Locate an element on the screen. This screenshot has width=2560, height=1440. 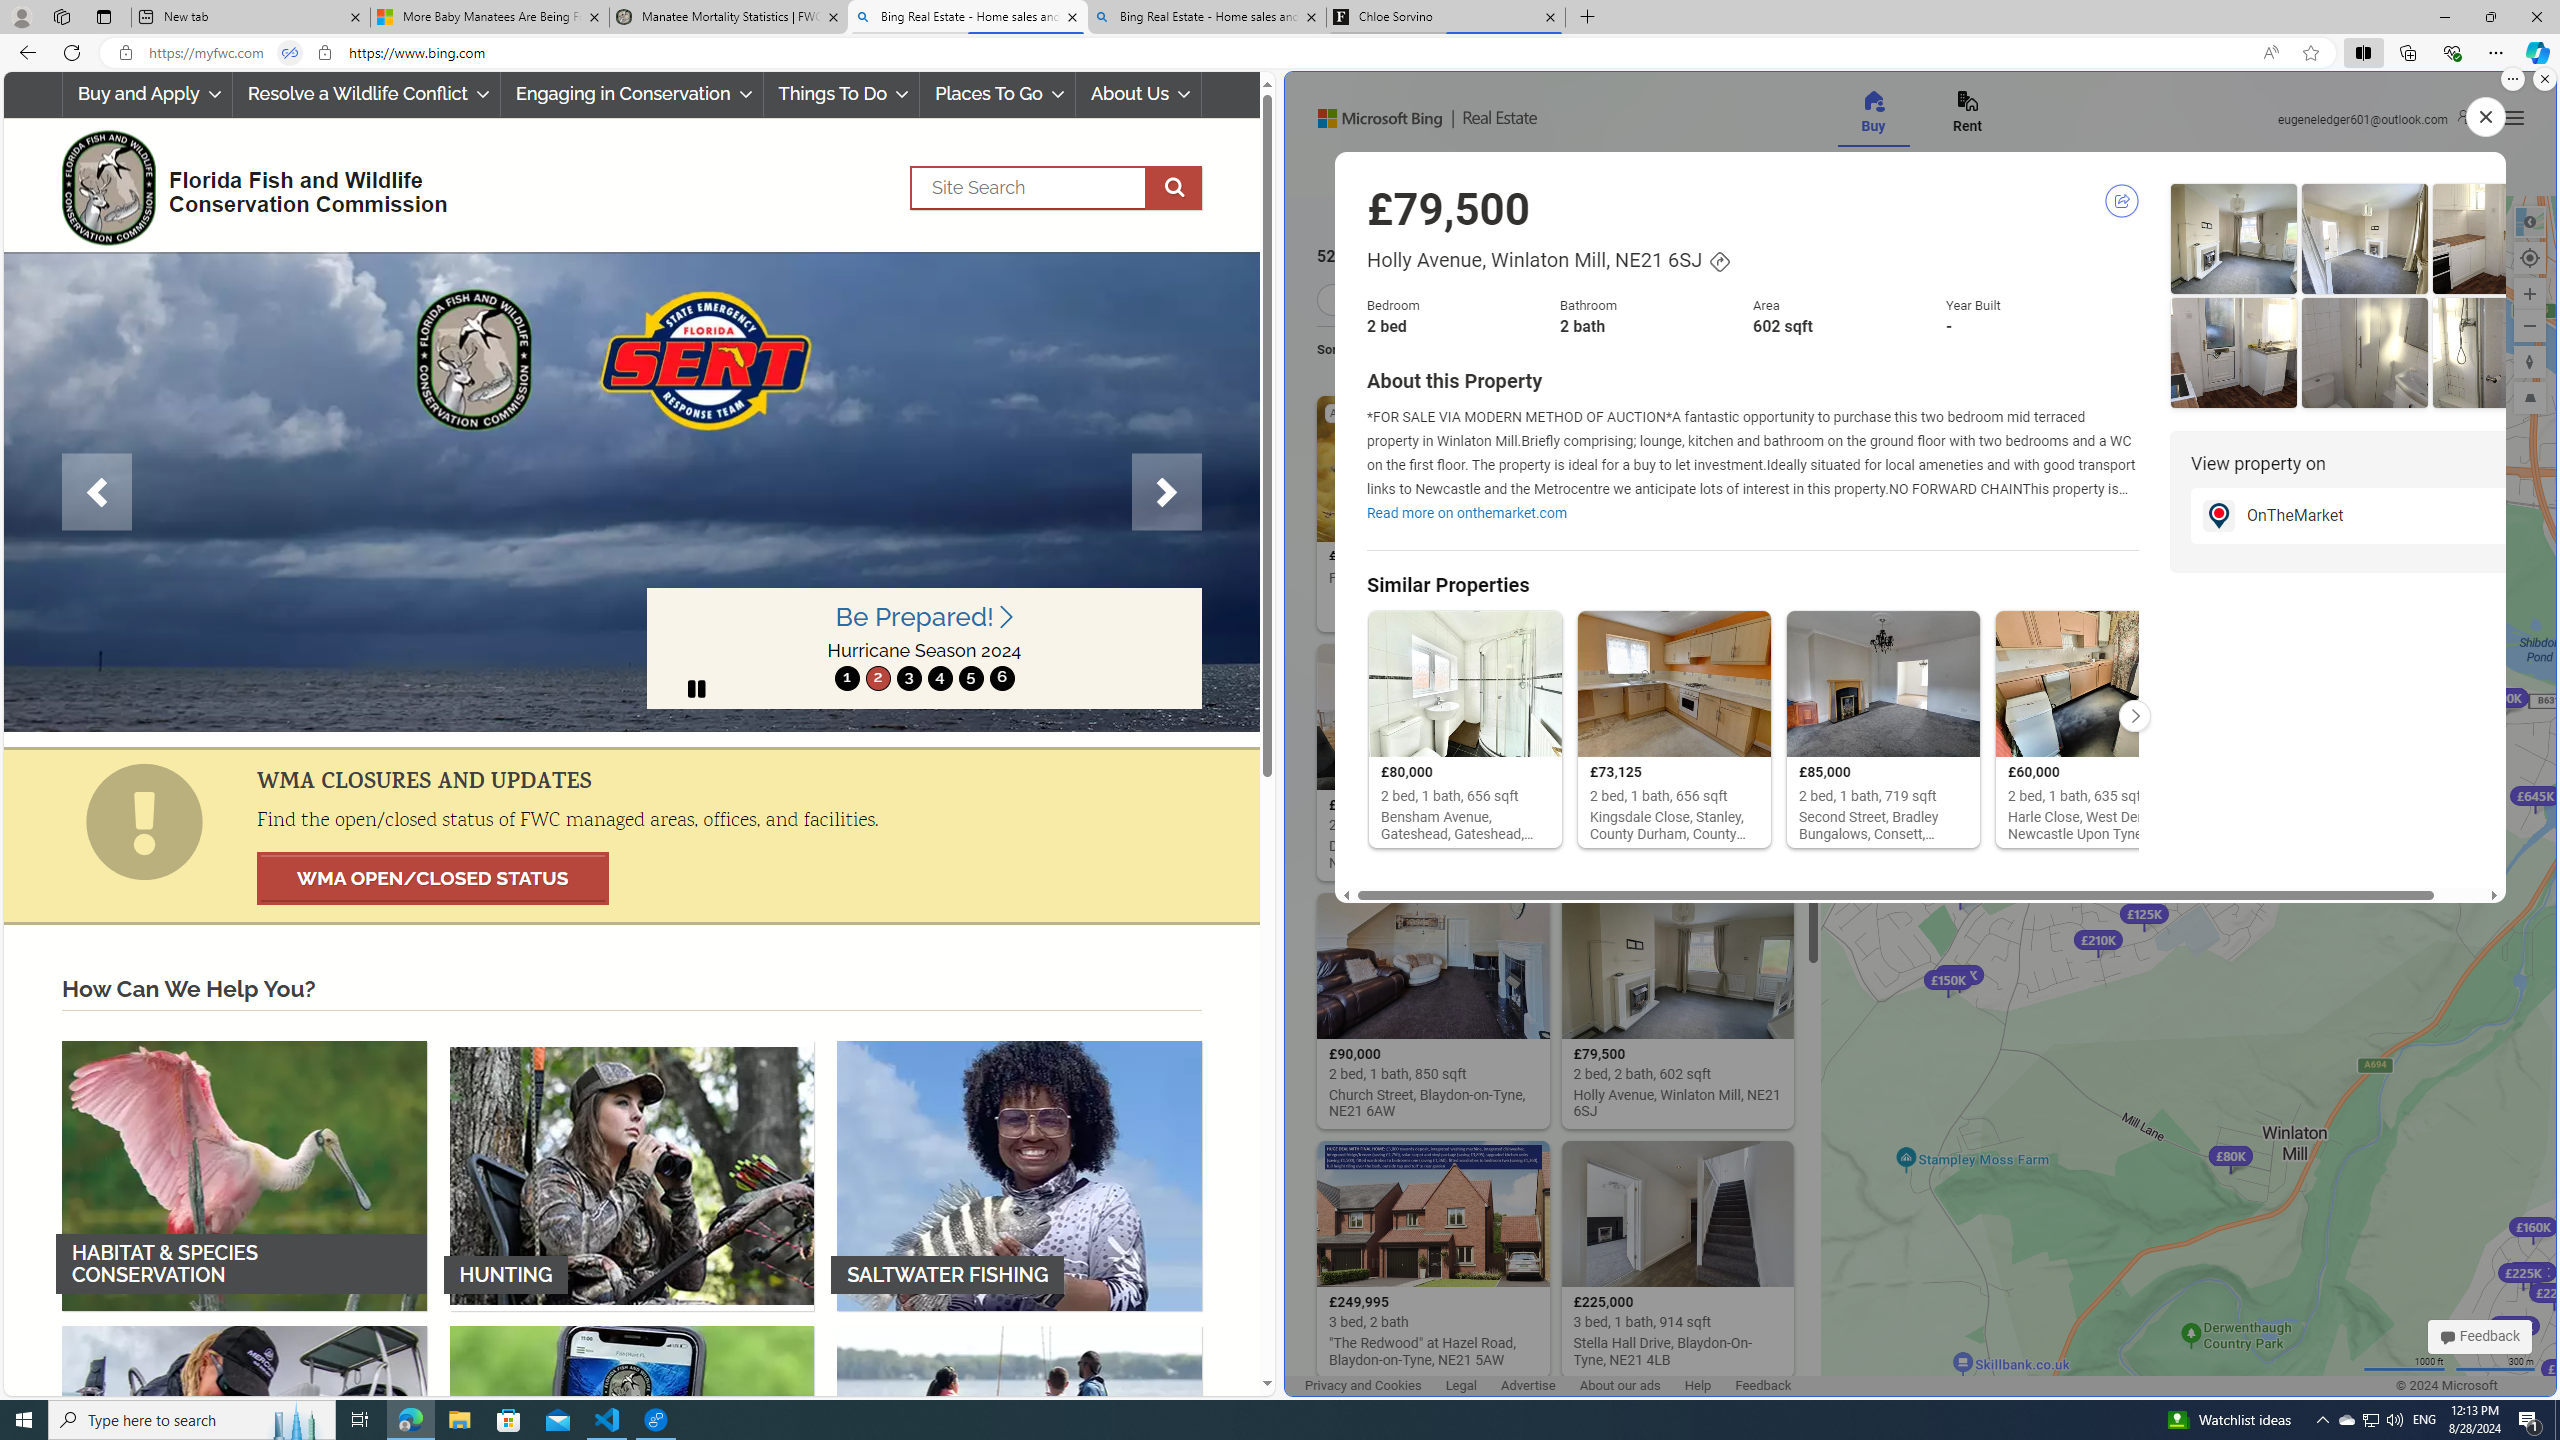
'Be Prepared! ' is located at coordinates (924, 616).